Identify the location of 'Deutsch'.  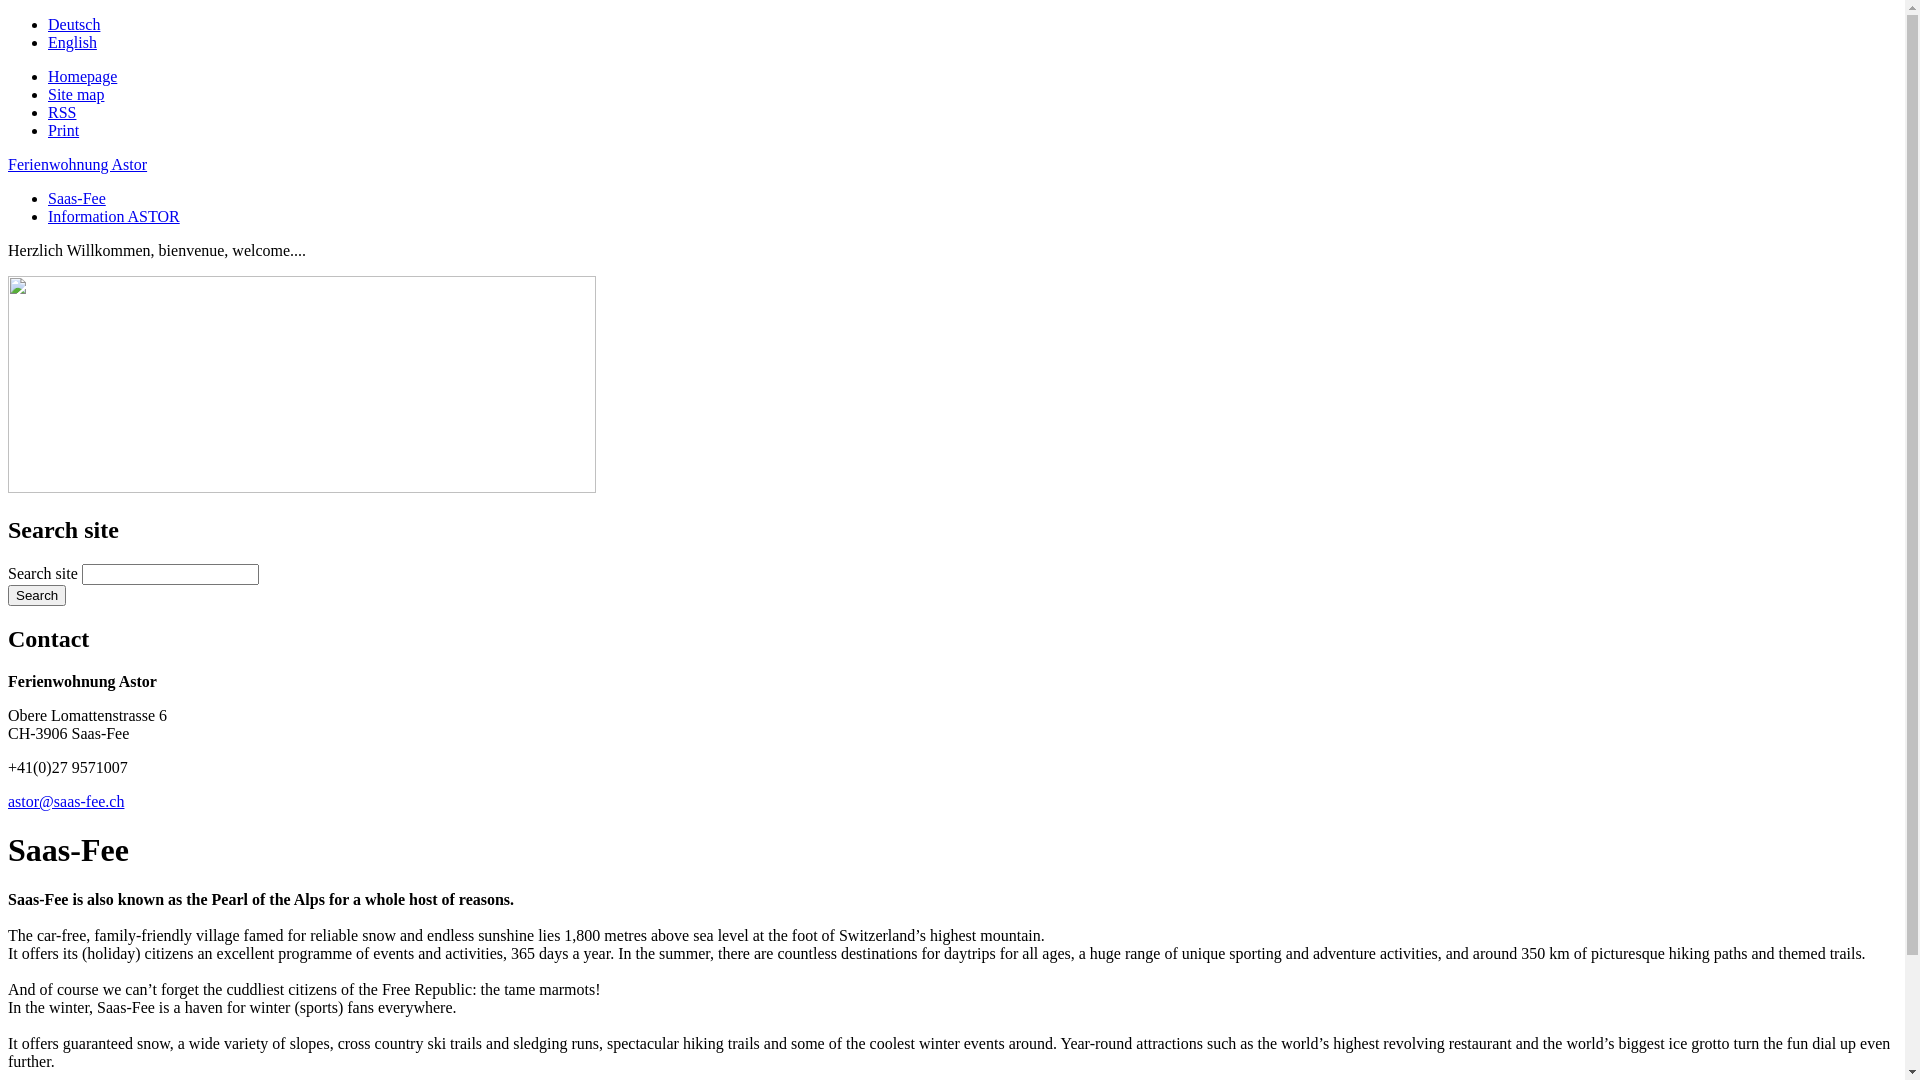
(73, 24).